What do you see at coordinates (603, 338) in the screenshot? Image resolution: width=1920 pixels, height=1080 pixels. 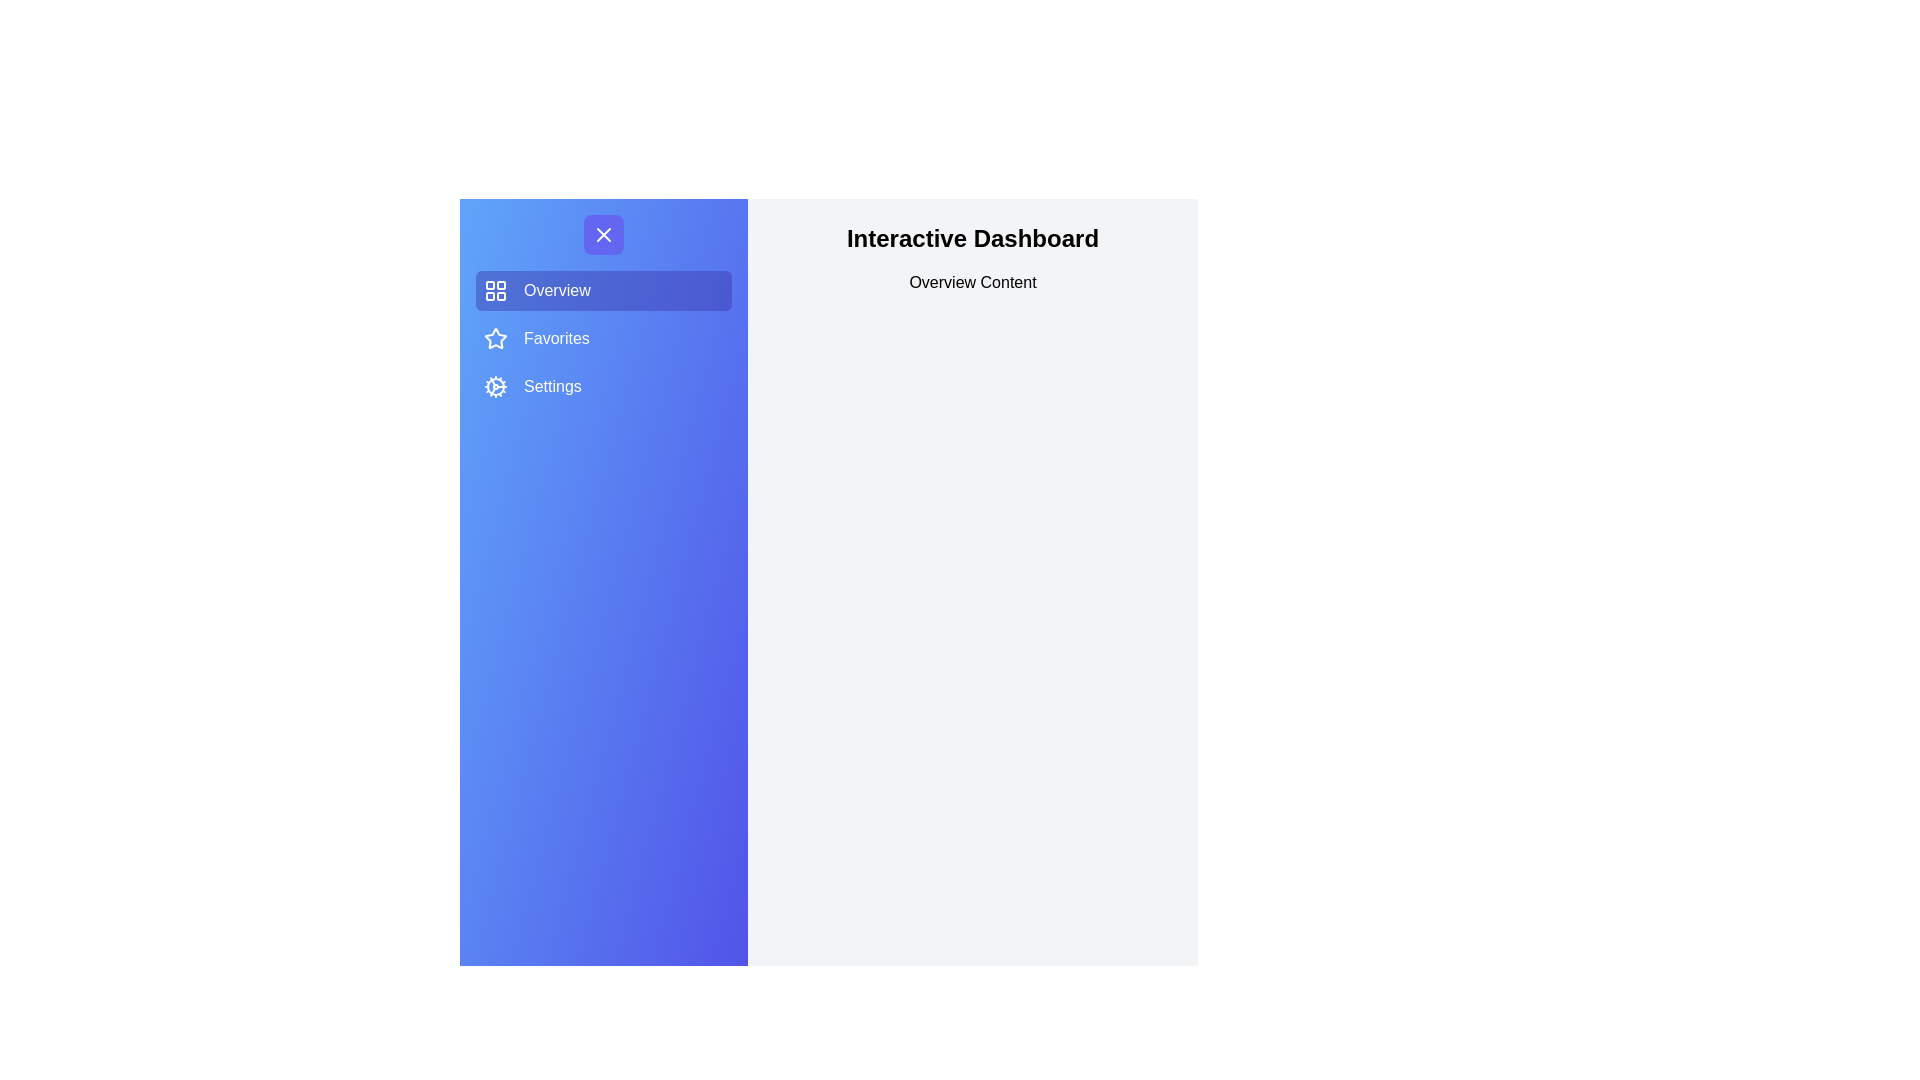 I see `the Favorites section by clicking its menu item` at bounding box center [603, 338].